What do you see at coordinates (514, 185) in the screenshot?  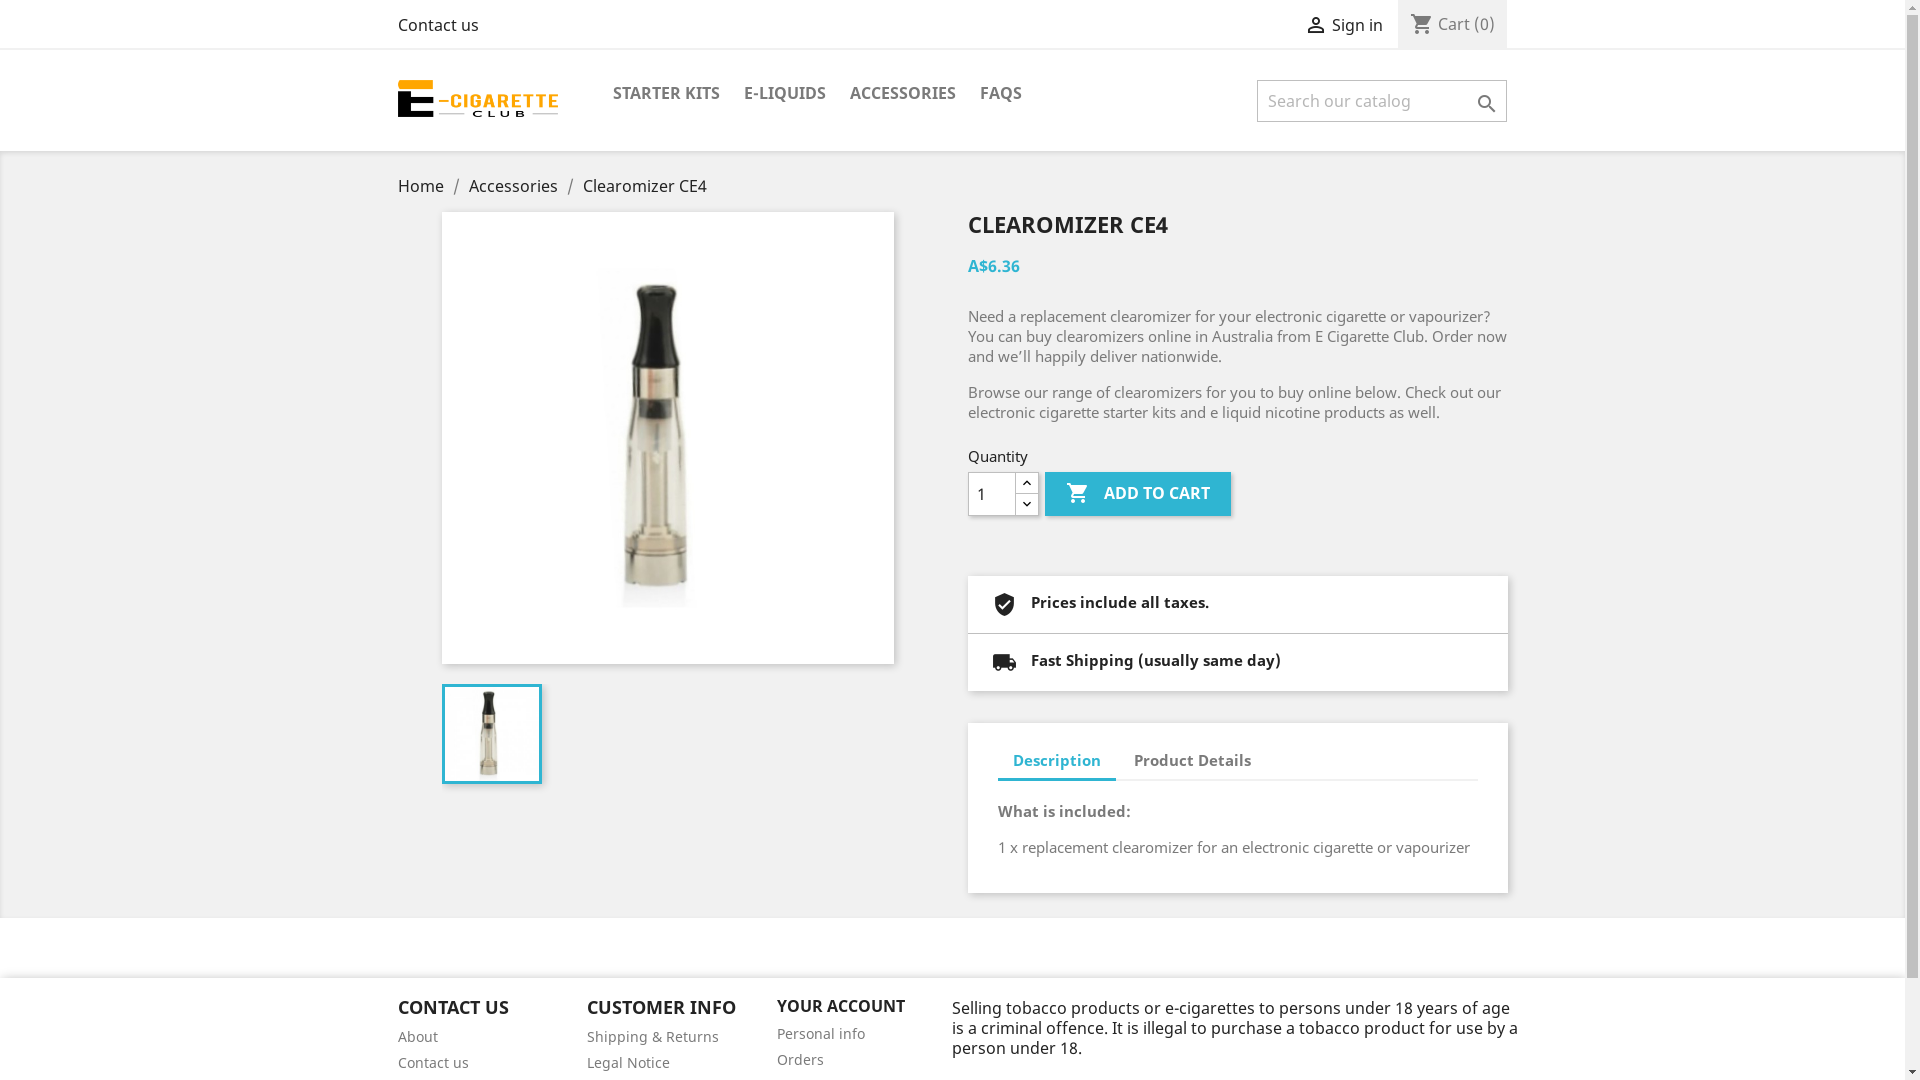 I see `'Accessories'` at bounding box center [514, 185].